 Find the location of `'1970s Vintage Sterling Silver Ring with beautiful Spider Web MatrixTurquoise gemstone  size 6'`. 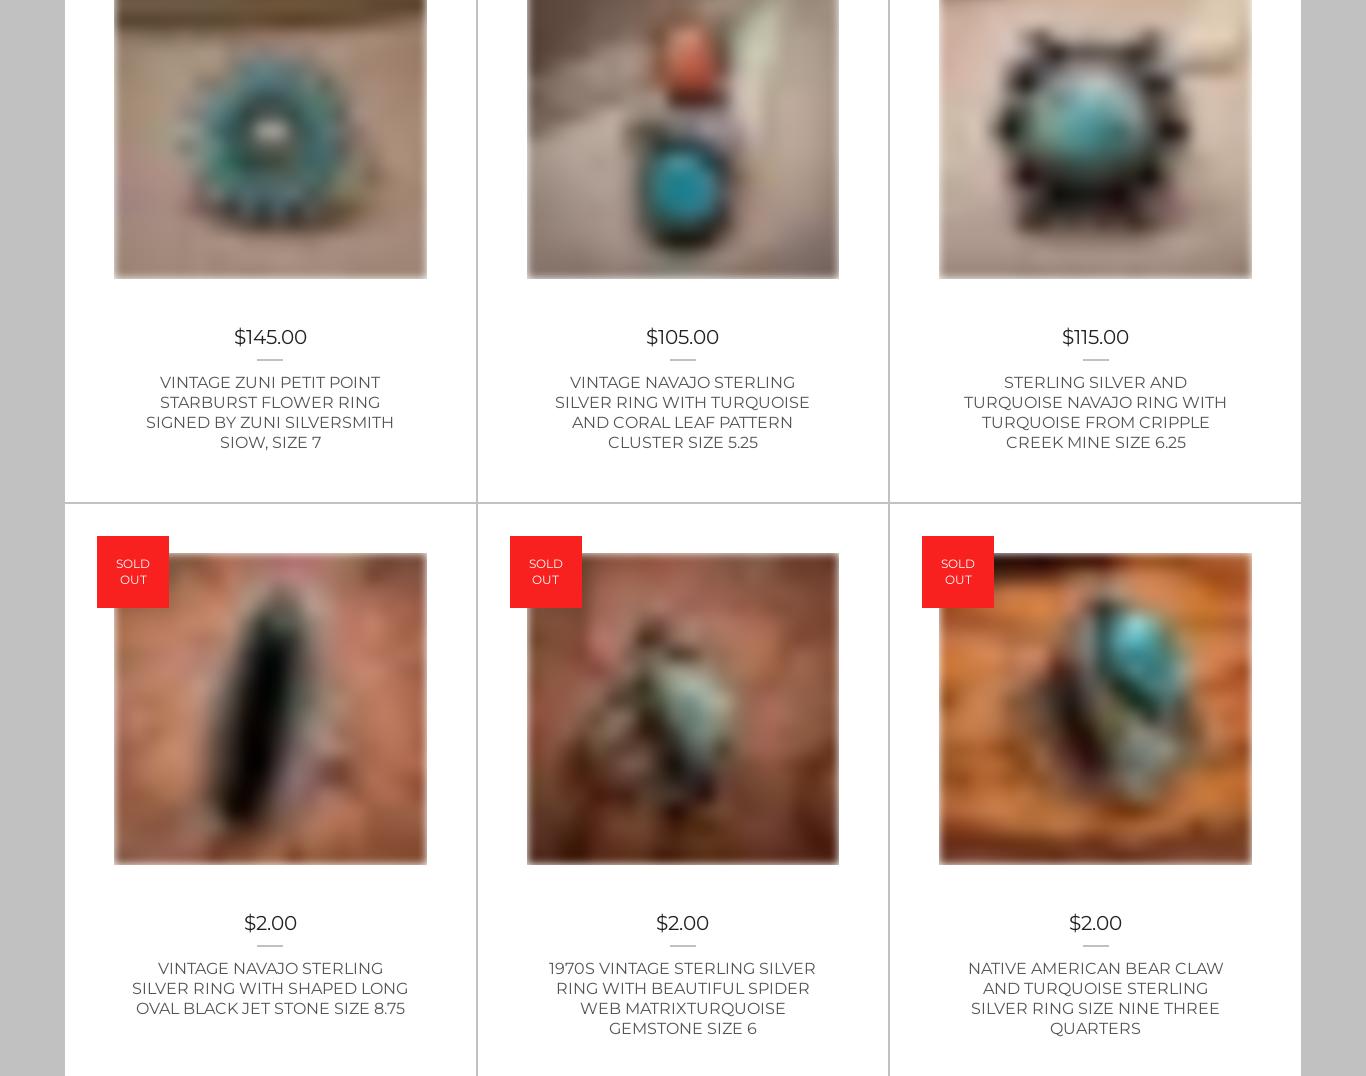

'1970s Vintage Sterling Silver Ring with beautiful Spider Web MatrixTurquoise gemstone  size 6' is located at coordinates (681, 997).